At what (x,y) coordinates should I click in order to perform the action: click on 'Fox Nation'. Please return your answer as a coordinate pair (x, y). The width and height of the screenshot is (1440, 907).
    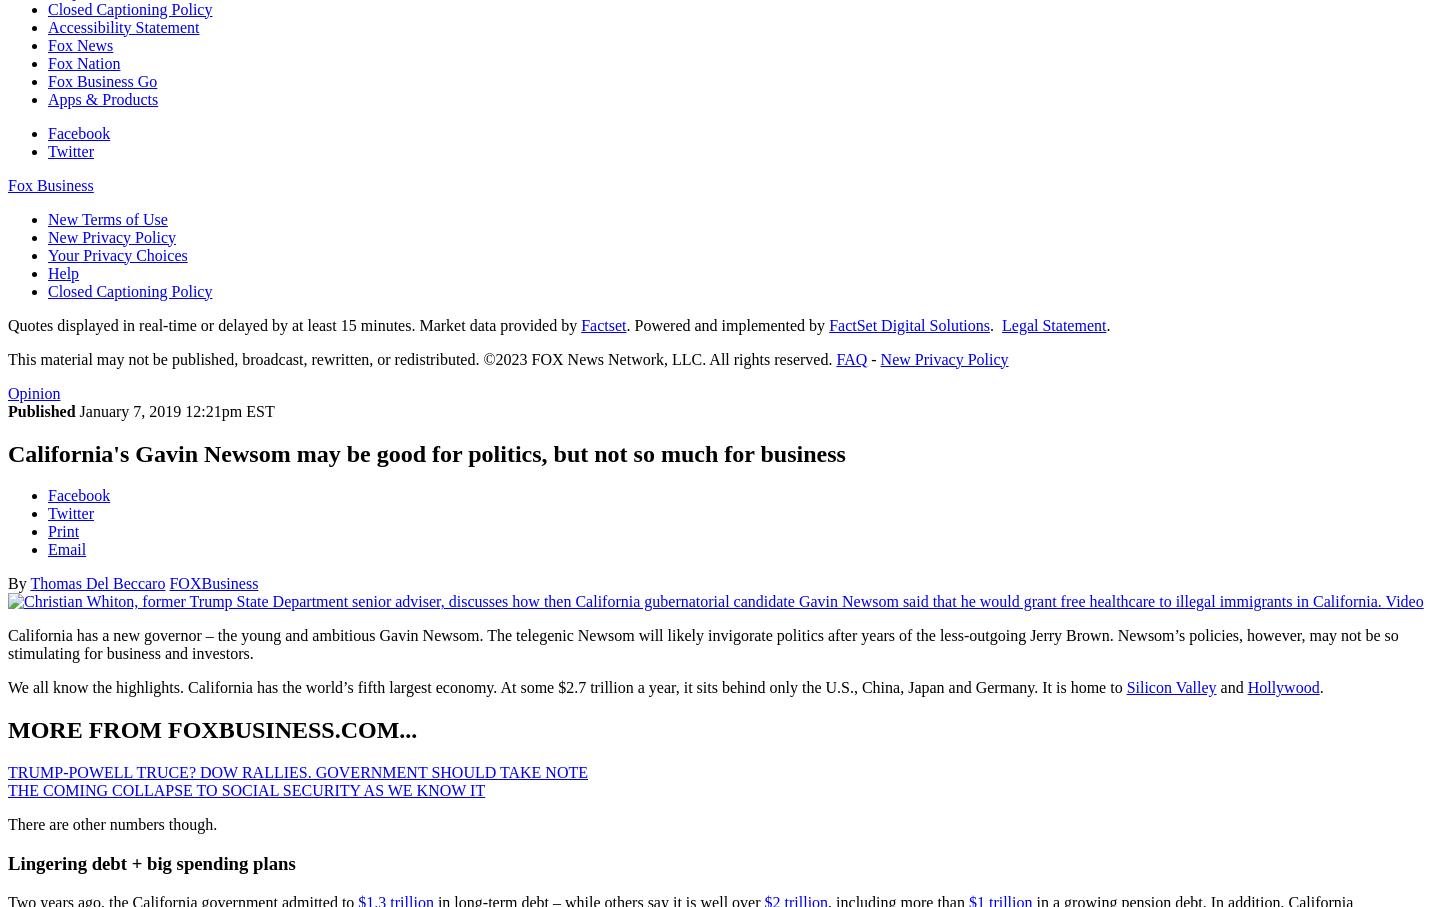
    Looking at the image, I should click on (83, 62).